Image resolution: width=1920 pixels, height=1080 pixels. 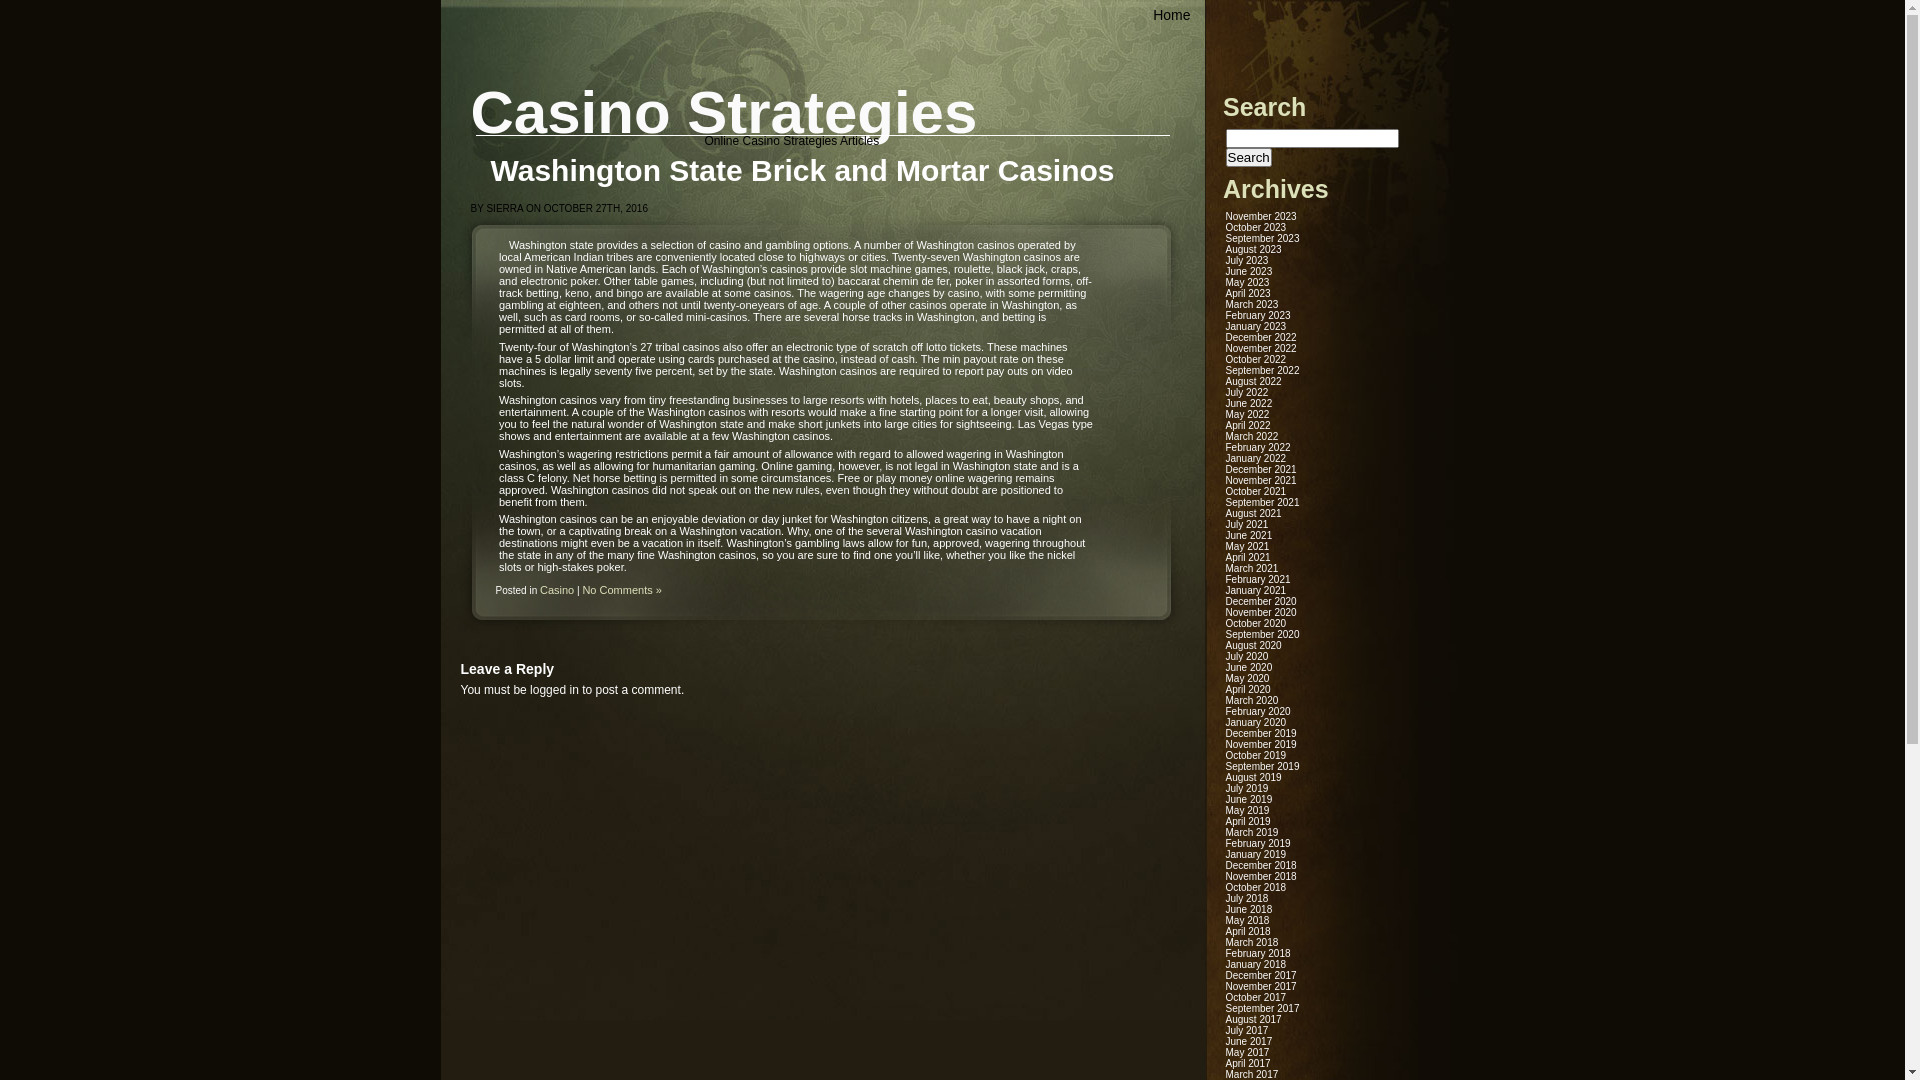 What do you see at coordinates (1255, 358) in the screenshot?
I see `'October 2022'` at bounding box center [1255, 358].